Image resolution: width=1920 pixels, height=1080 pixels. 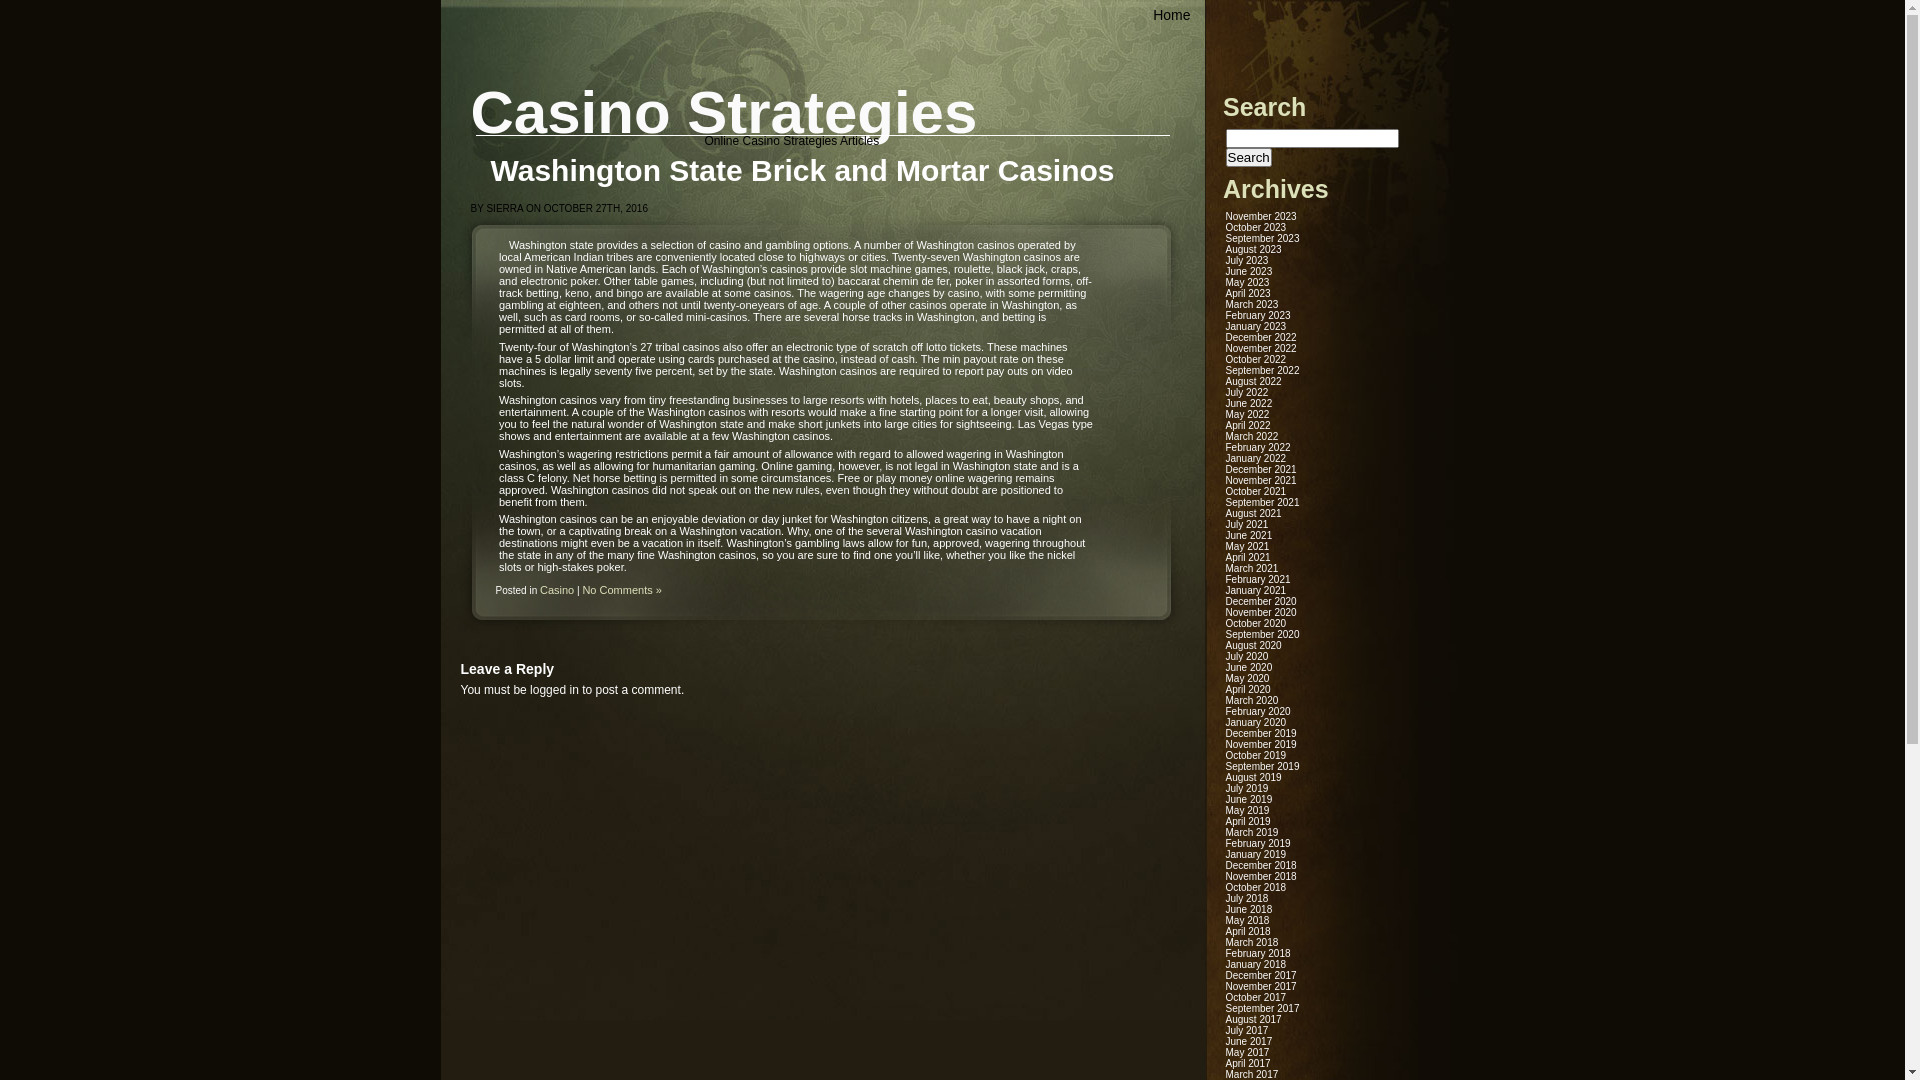 What do you see at coordinates (1255, 358) in the screenshot?
I see `'October 2022'` at bounding box center [1255, 358].